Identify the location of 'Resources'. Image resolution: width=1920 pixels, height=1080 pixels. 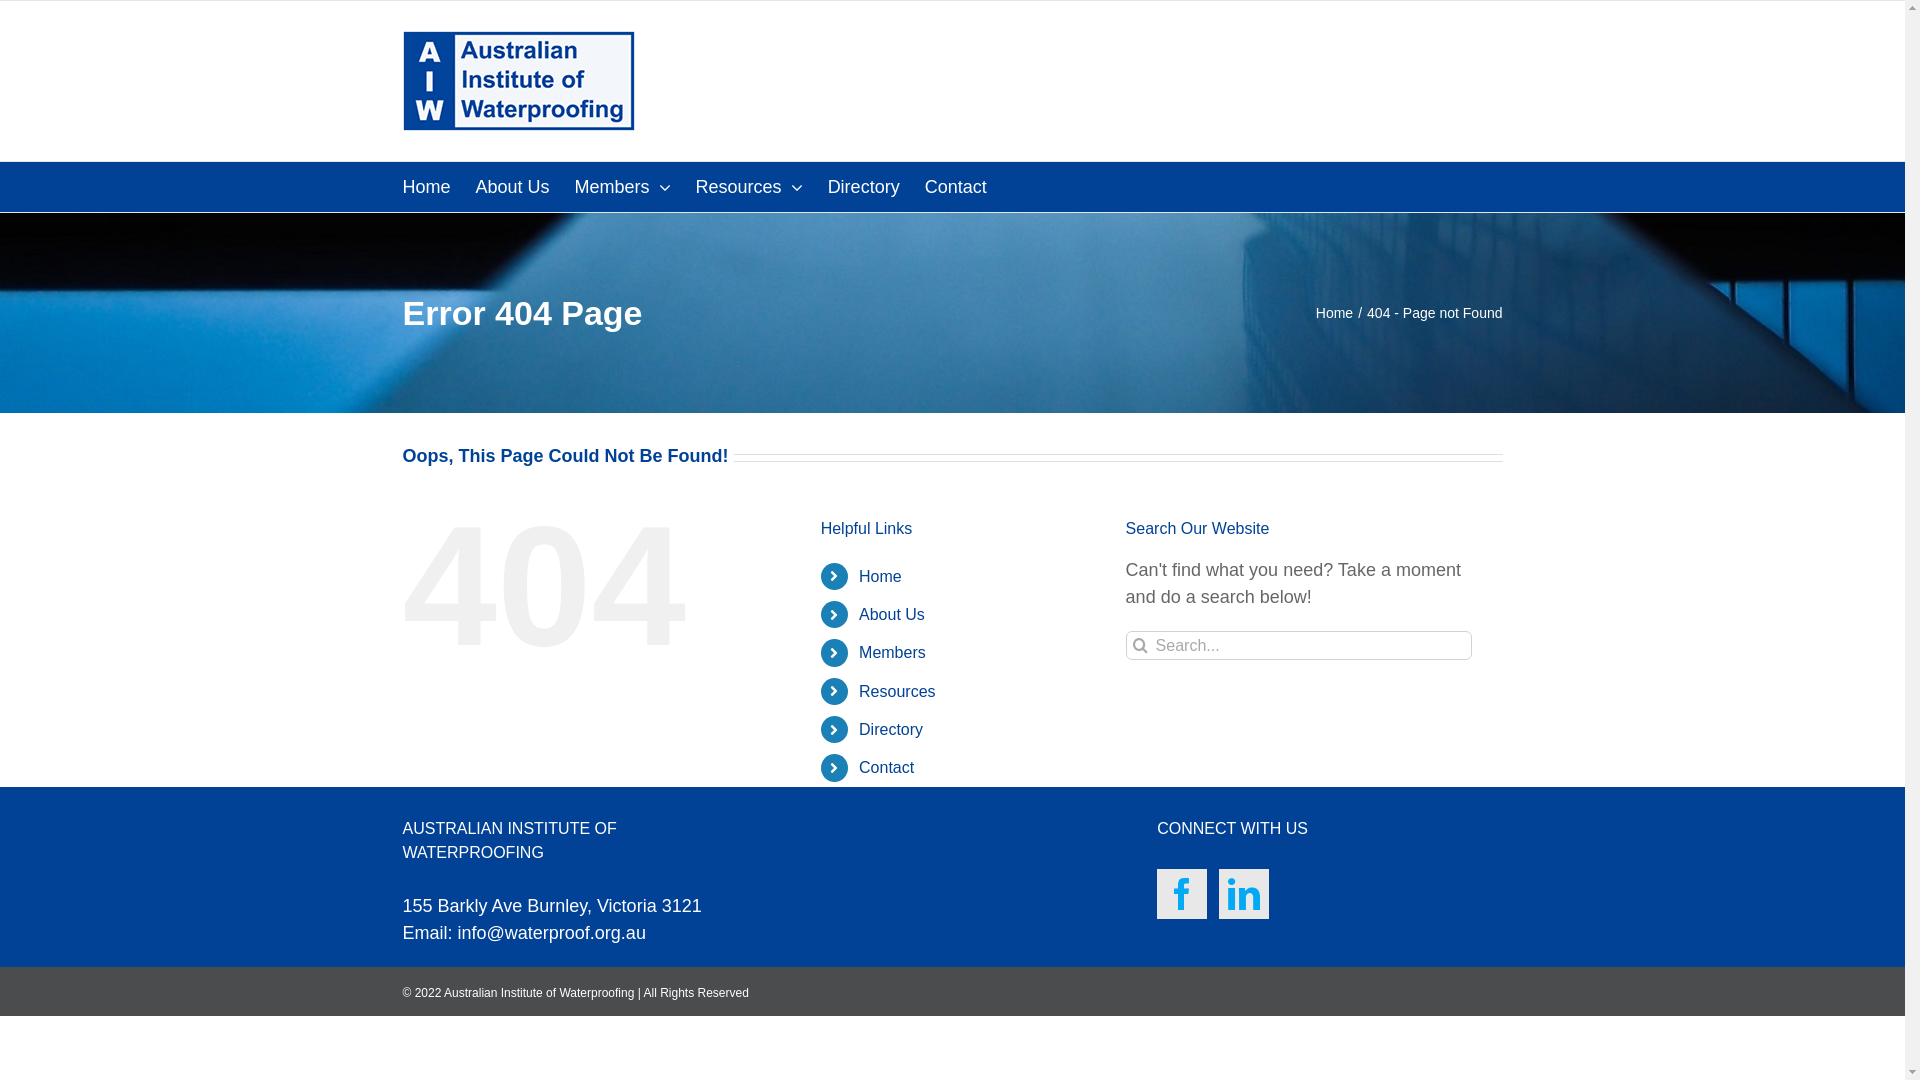
(748, 186).